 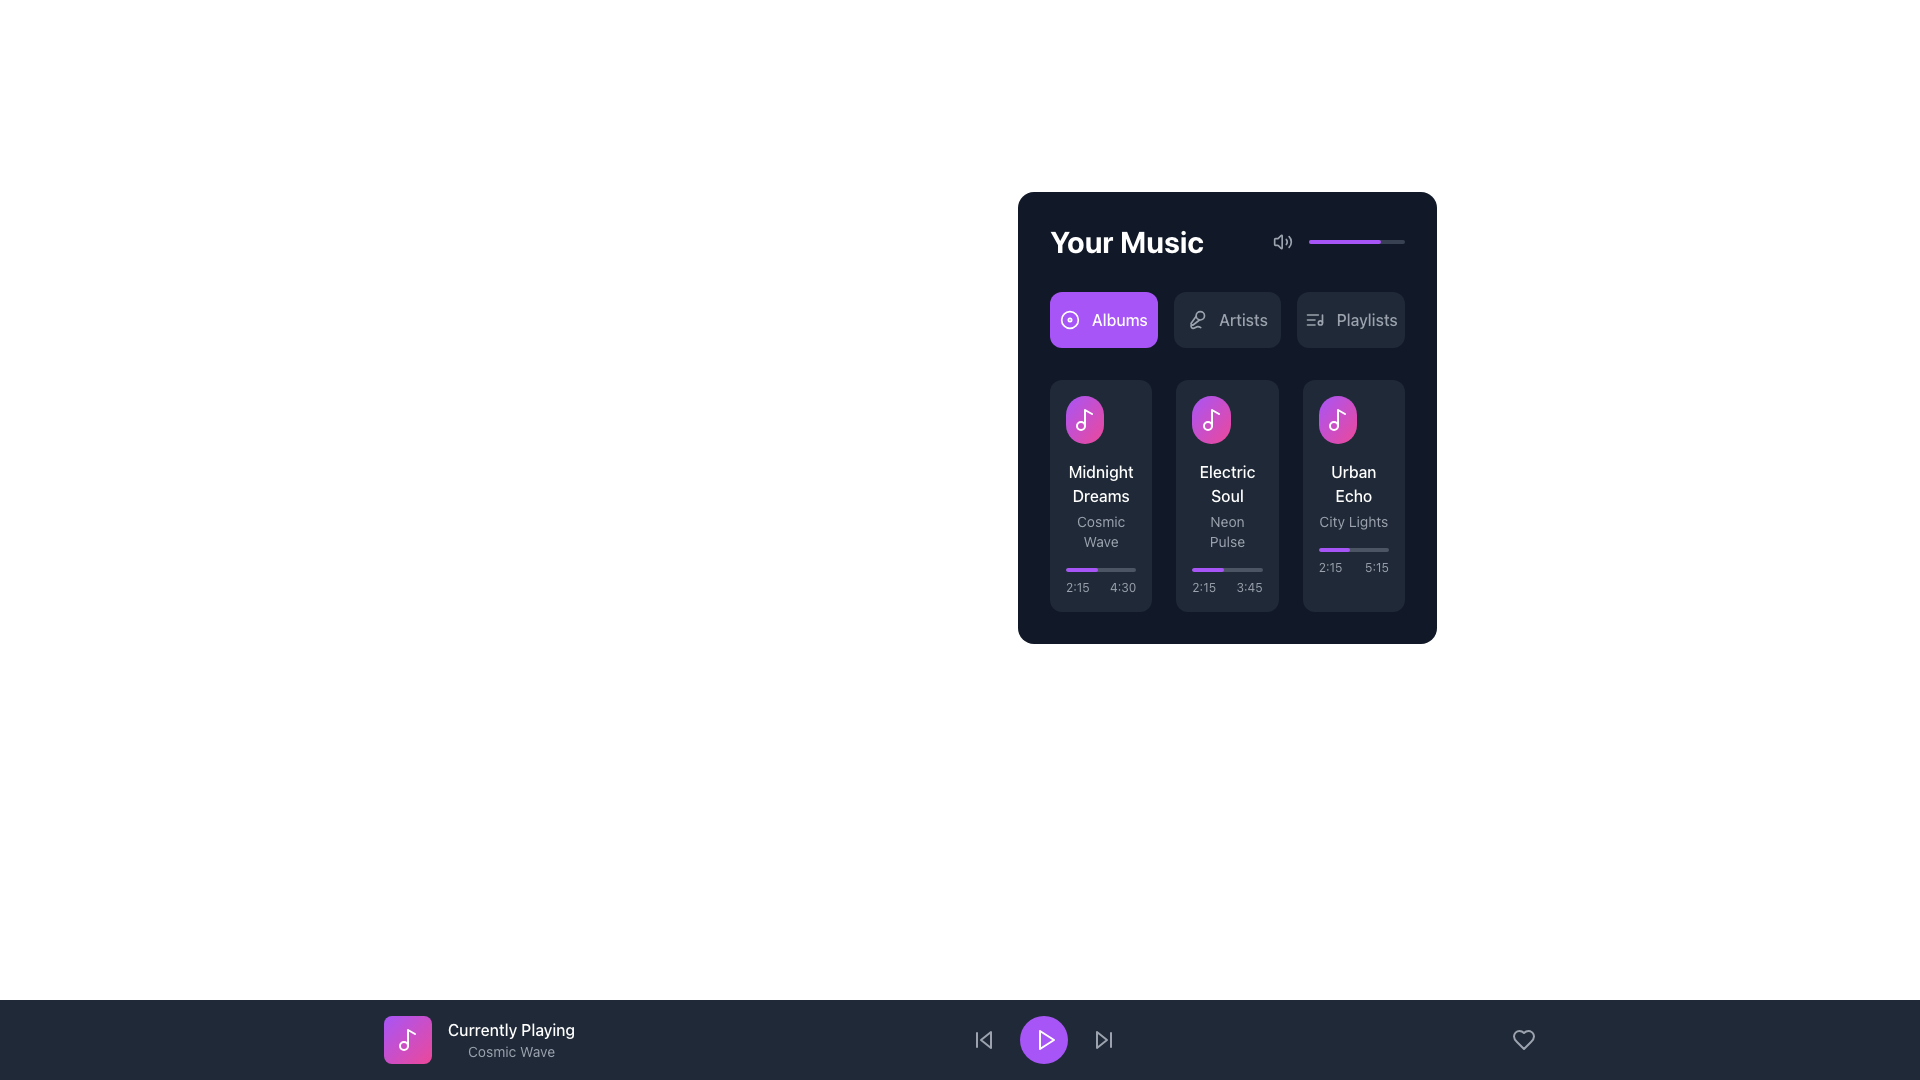 What do you see at coordinates (1351, 319) in the screenshot?
I see `the 'Playlists' button, which is the third button in a horizontal row of buttons labeled 'Albums', 'Artists', and 'Playlists', located below the main heading 'Your Music'` at bounding box center [1351, 319].